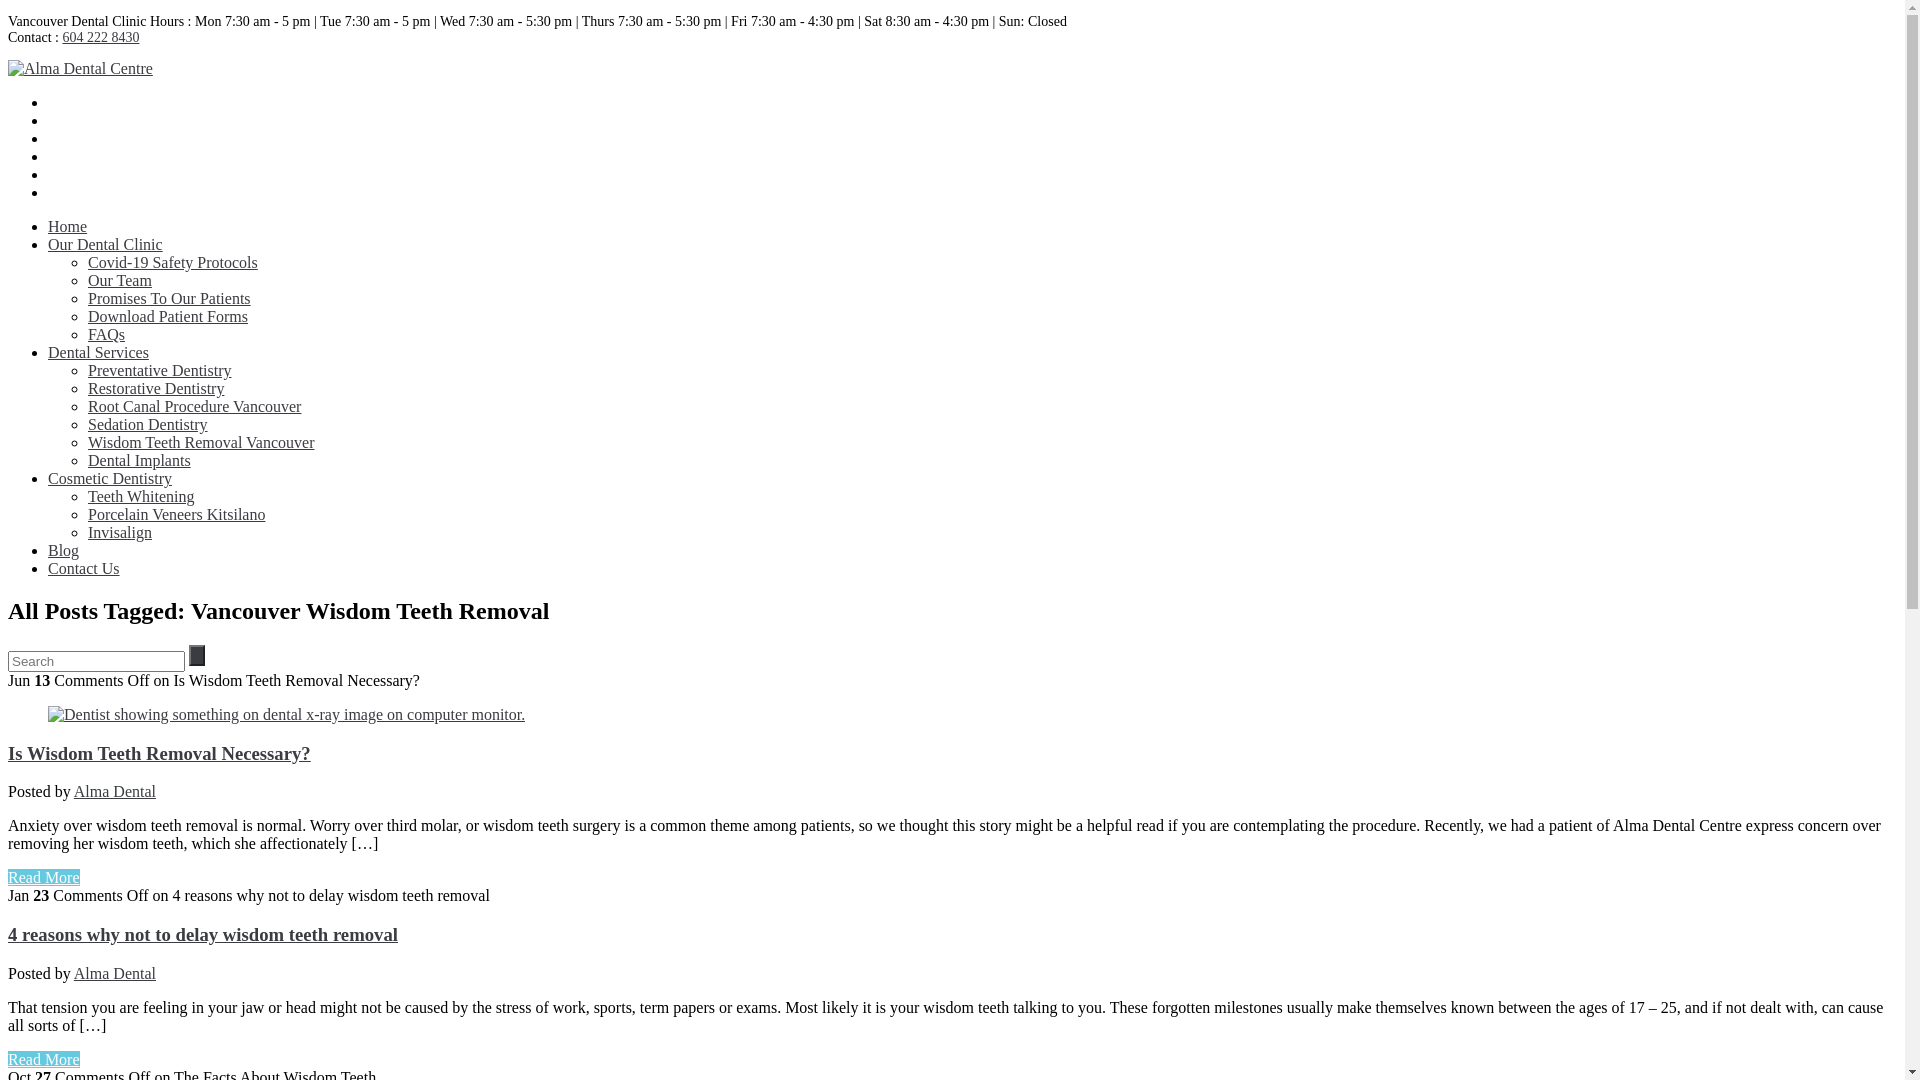 This screenshot has width=1920, height=1080. Describe the element at coordinates (109, 478) in the screenshot. I see `'Cosmetic Dentistry'` at that location.